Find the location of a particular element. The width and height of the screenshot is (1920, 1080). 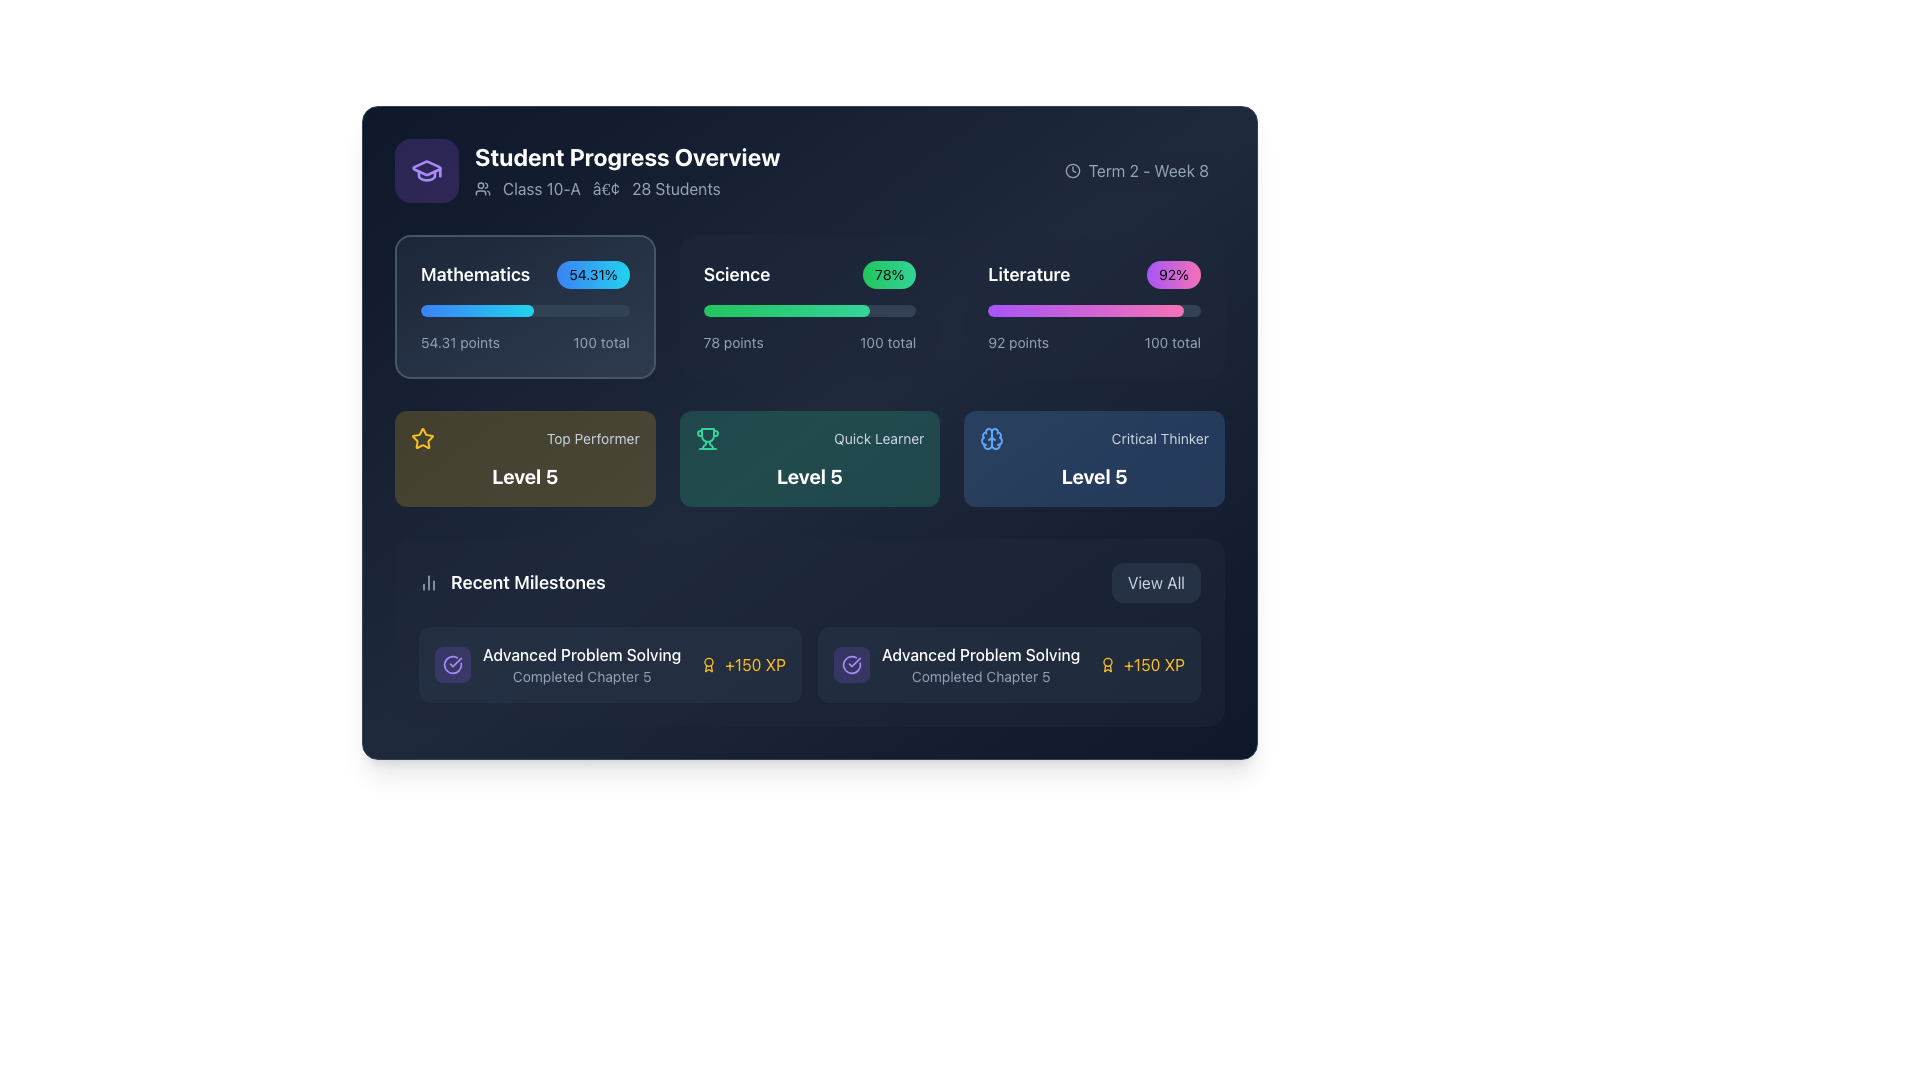

the text label displaying '100 total' located in the 'Literature' section, which is to the right of the '92 points' label and on a dark background is located at coordinates (1172, 342).